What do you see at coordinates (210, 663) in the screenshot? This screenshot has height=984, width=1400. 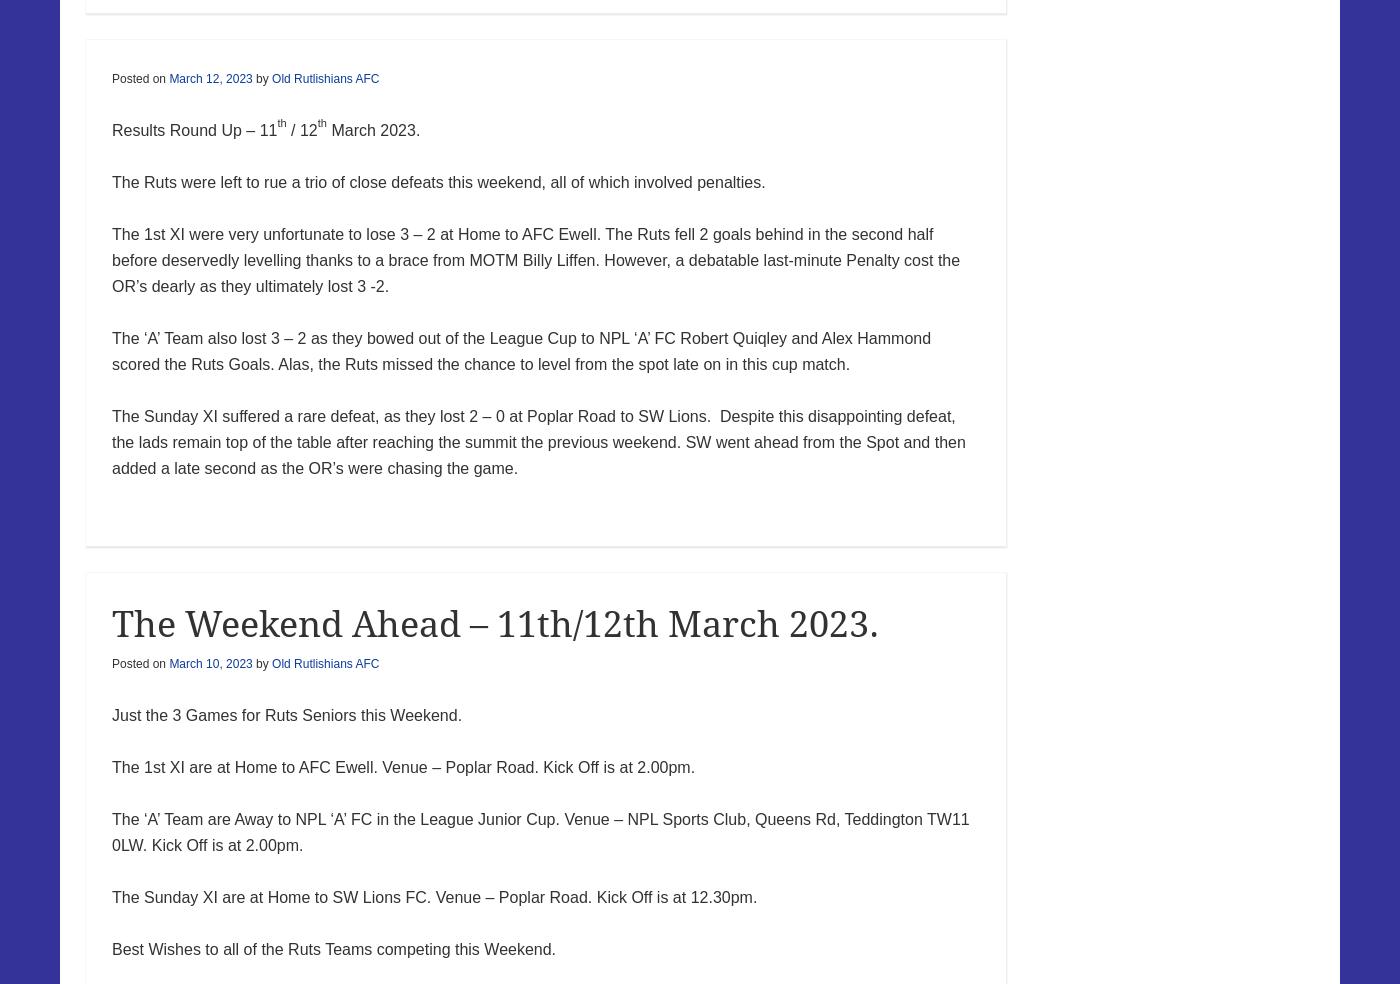 I see `'March 10, 2023'` at bounding box center [210, 663].